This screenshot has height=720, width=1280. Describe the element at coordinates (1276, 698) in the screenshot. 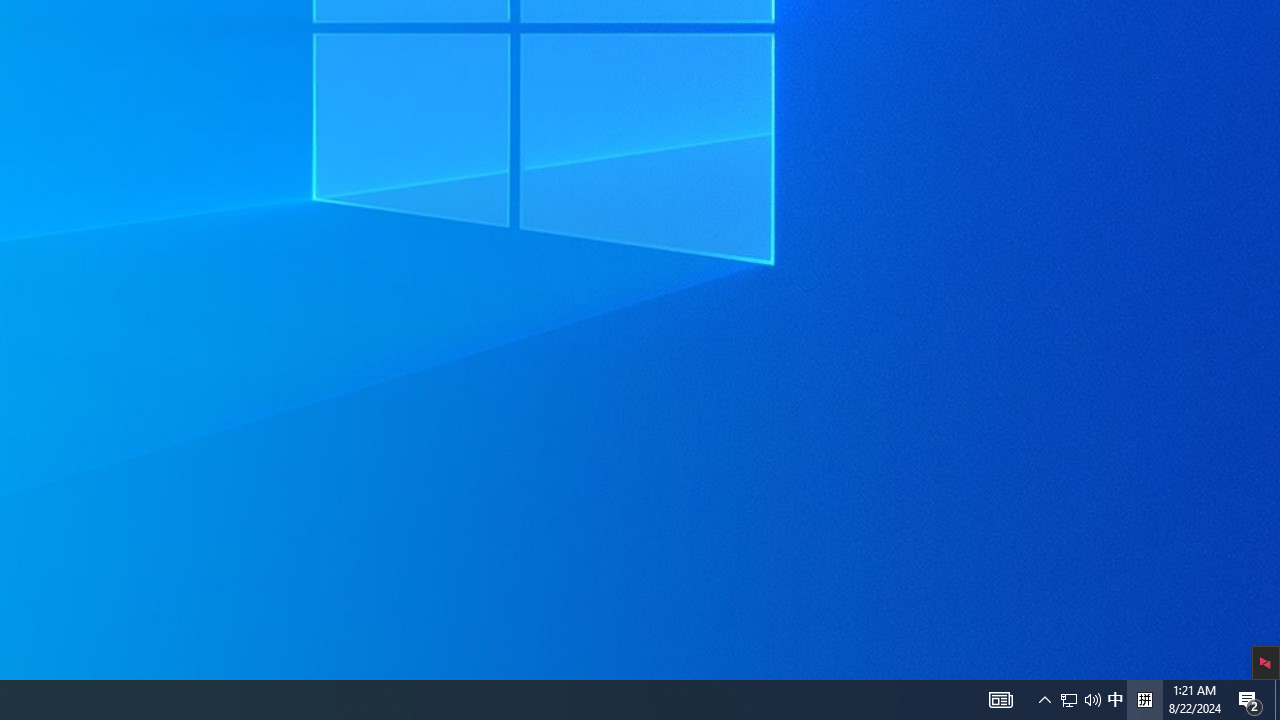

I see `'Show desktop'` at that location.